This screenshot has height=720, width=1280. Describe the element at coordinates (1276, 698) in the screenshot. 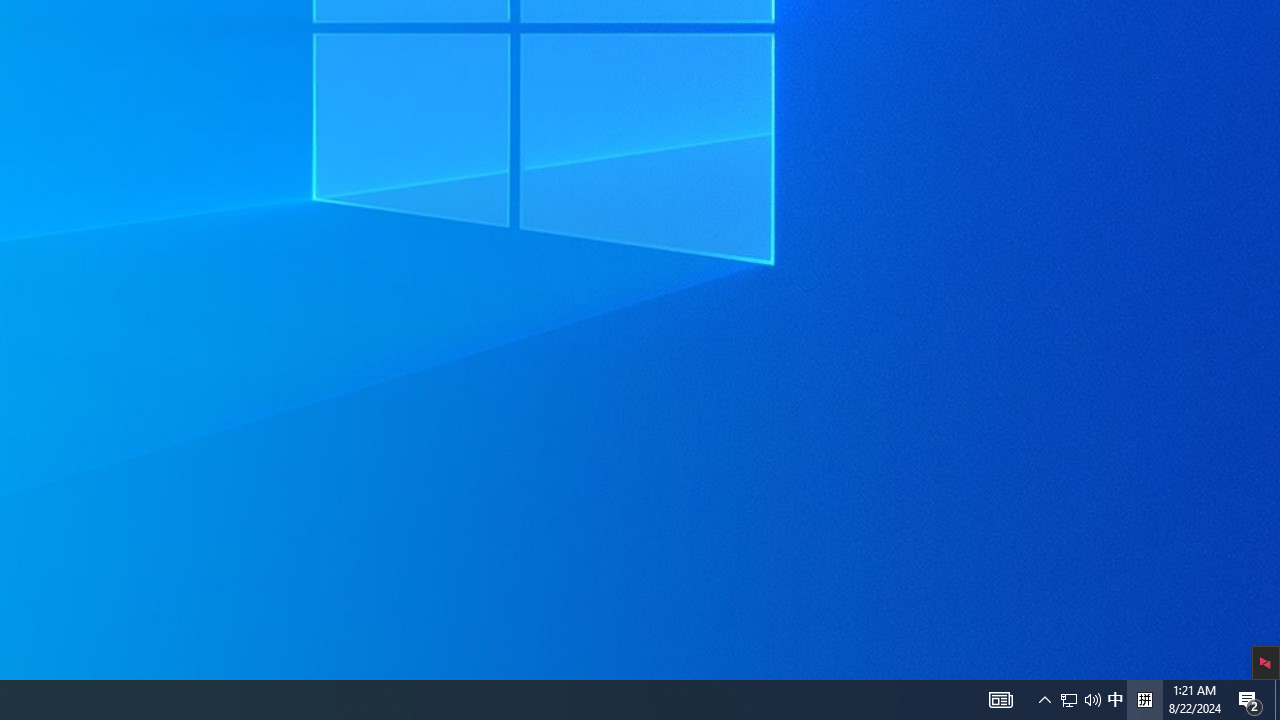

I see `'Show desktop'` at that location.